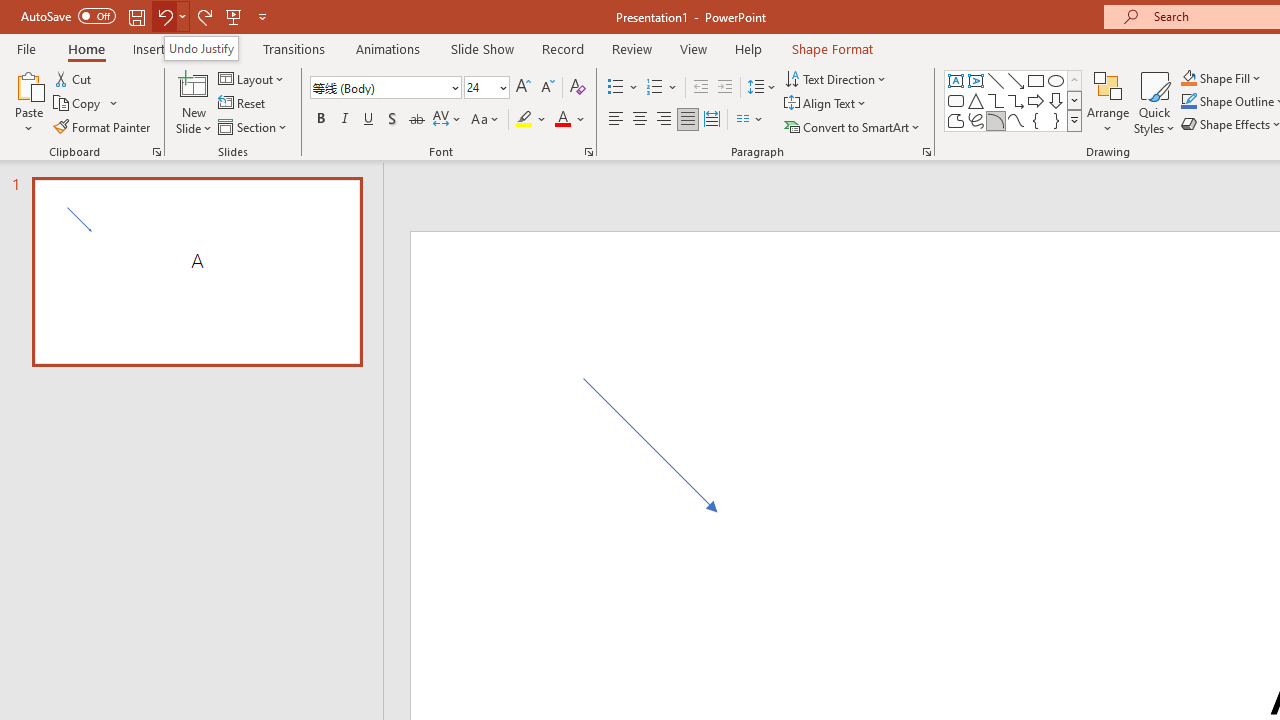 This screenshot has height=720, width=1280. I want to click on 'Undo Justify', so click(201, 47).